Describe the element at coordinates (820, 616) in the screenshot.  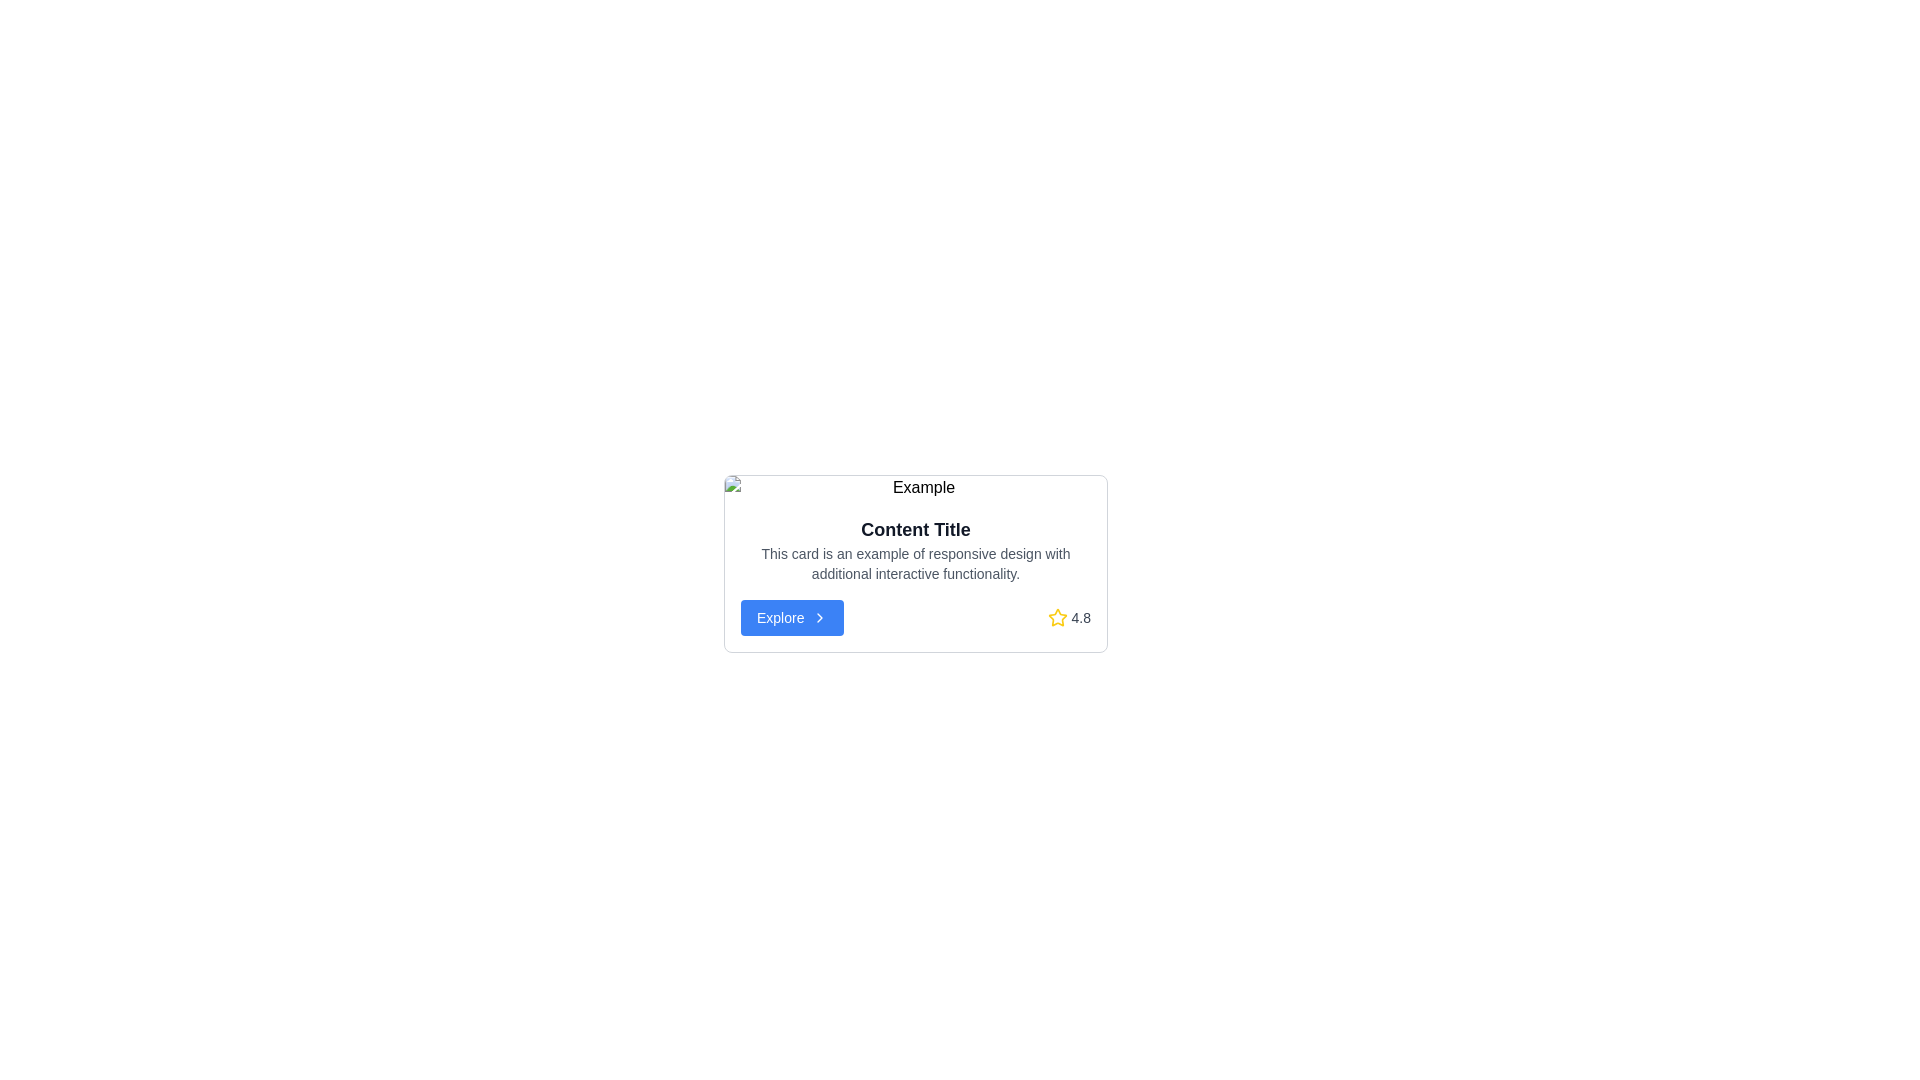
I see `the small rightward chevron icon (>) located within the rounded blue 'Explore' button at the bottom-left corner of the card layout` at that location.